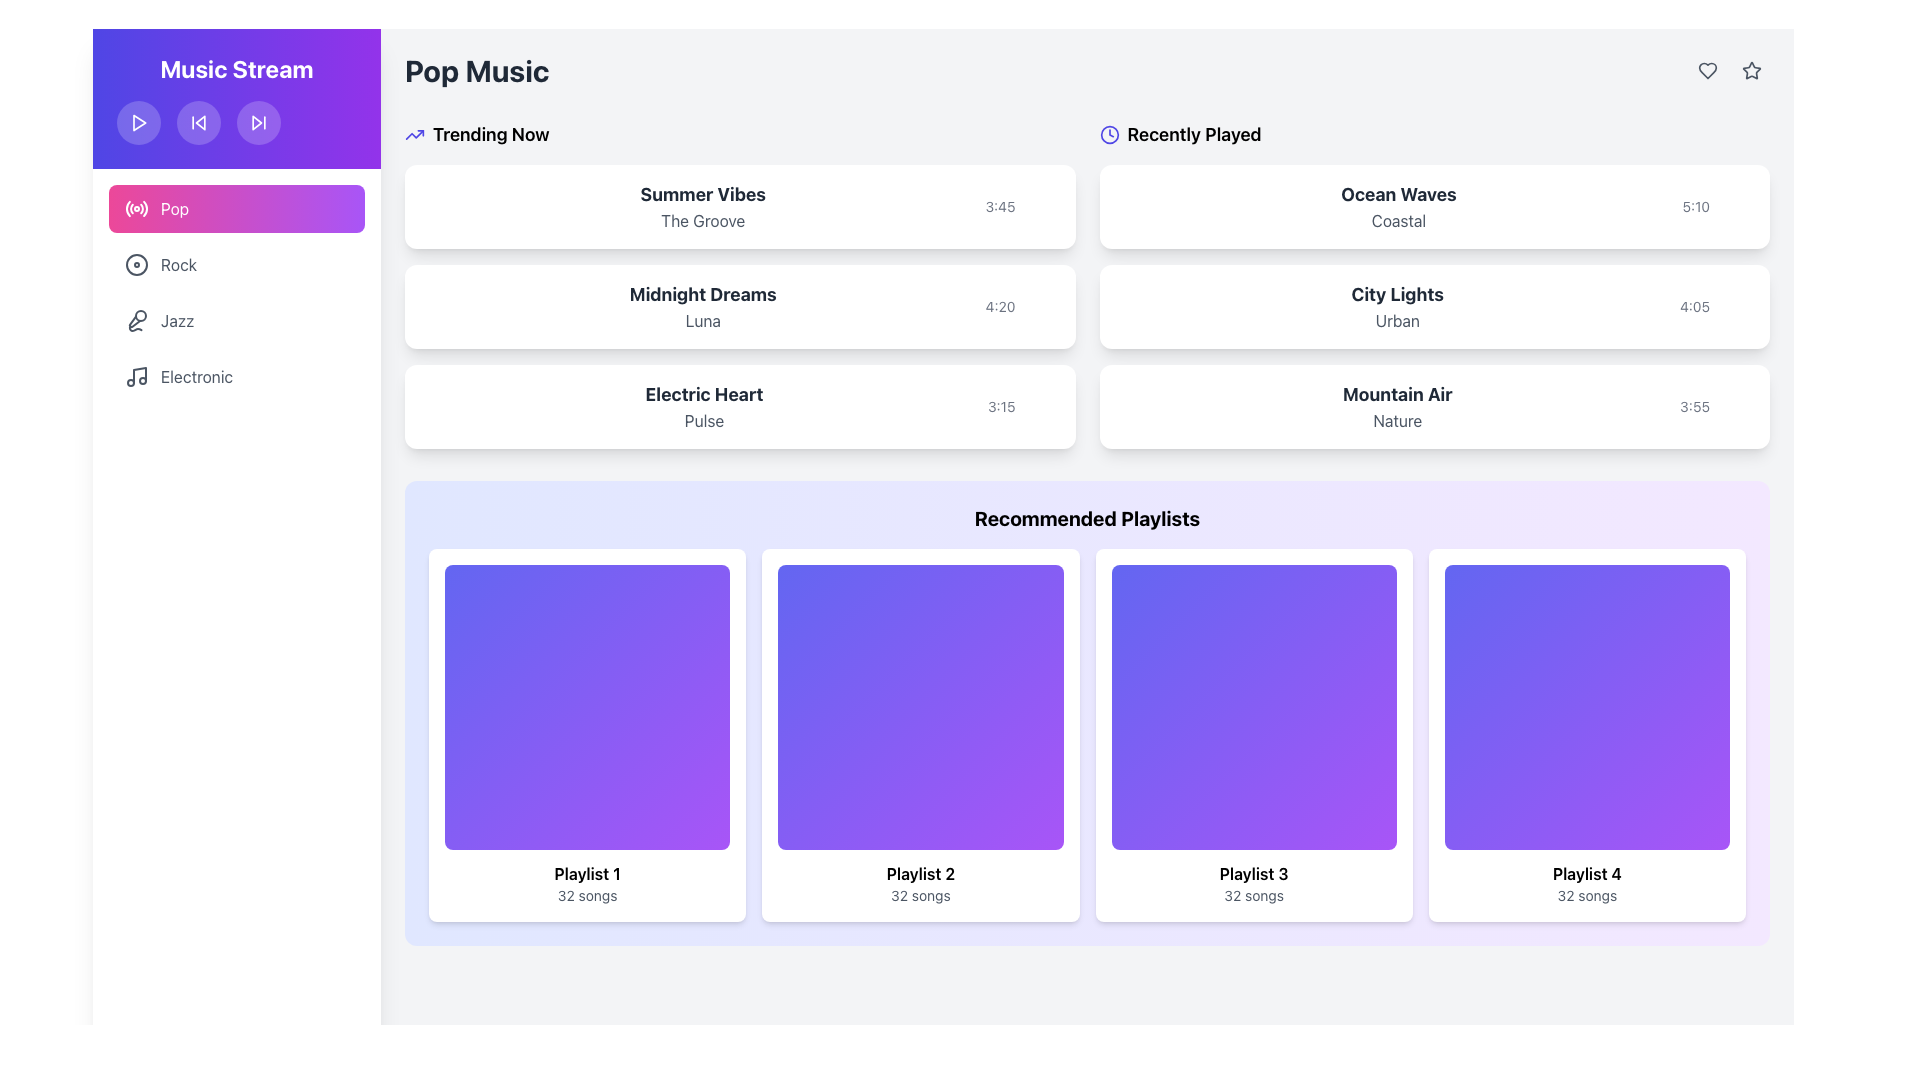 The image size is (1920, 1080). I want to click on the first text display component in the 'Trending Now' section that shows the song title and artist information, so click(703, 207).